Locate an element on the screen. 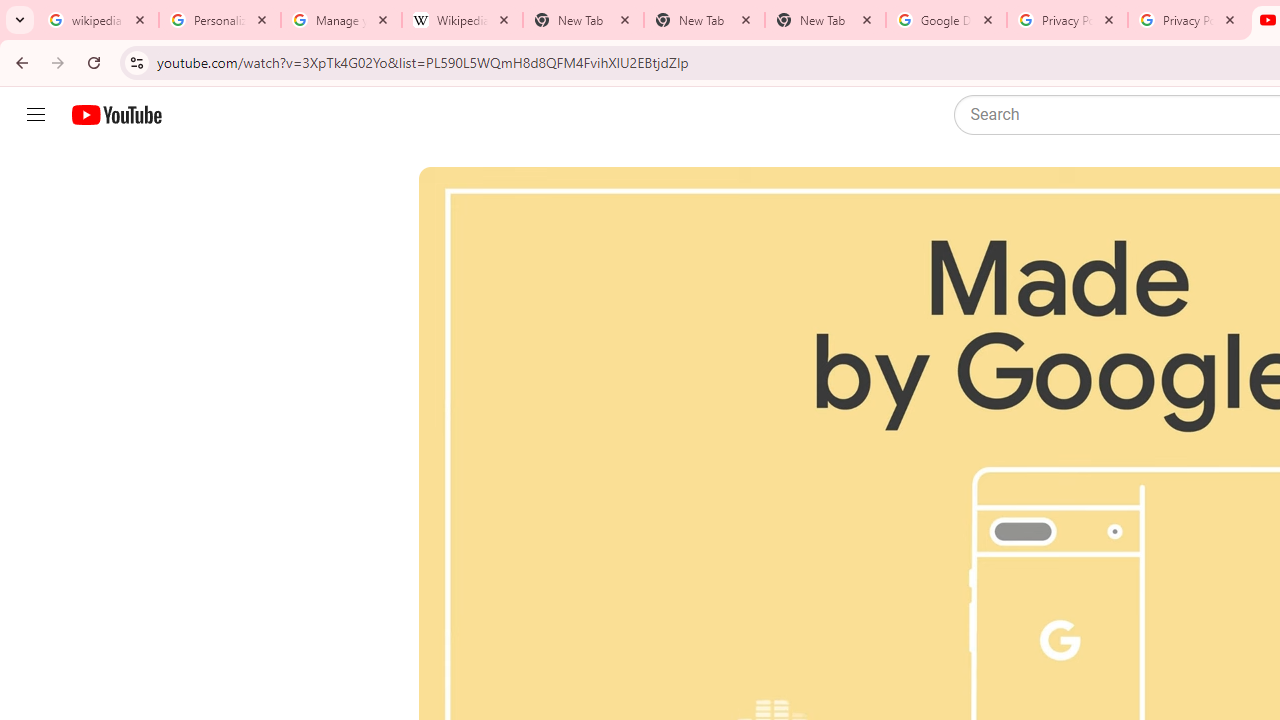  'Personalization & Google Search results - Google Search Help' is located at coordinates (220, 20).